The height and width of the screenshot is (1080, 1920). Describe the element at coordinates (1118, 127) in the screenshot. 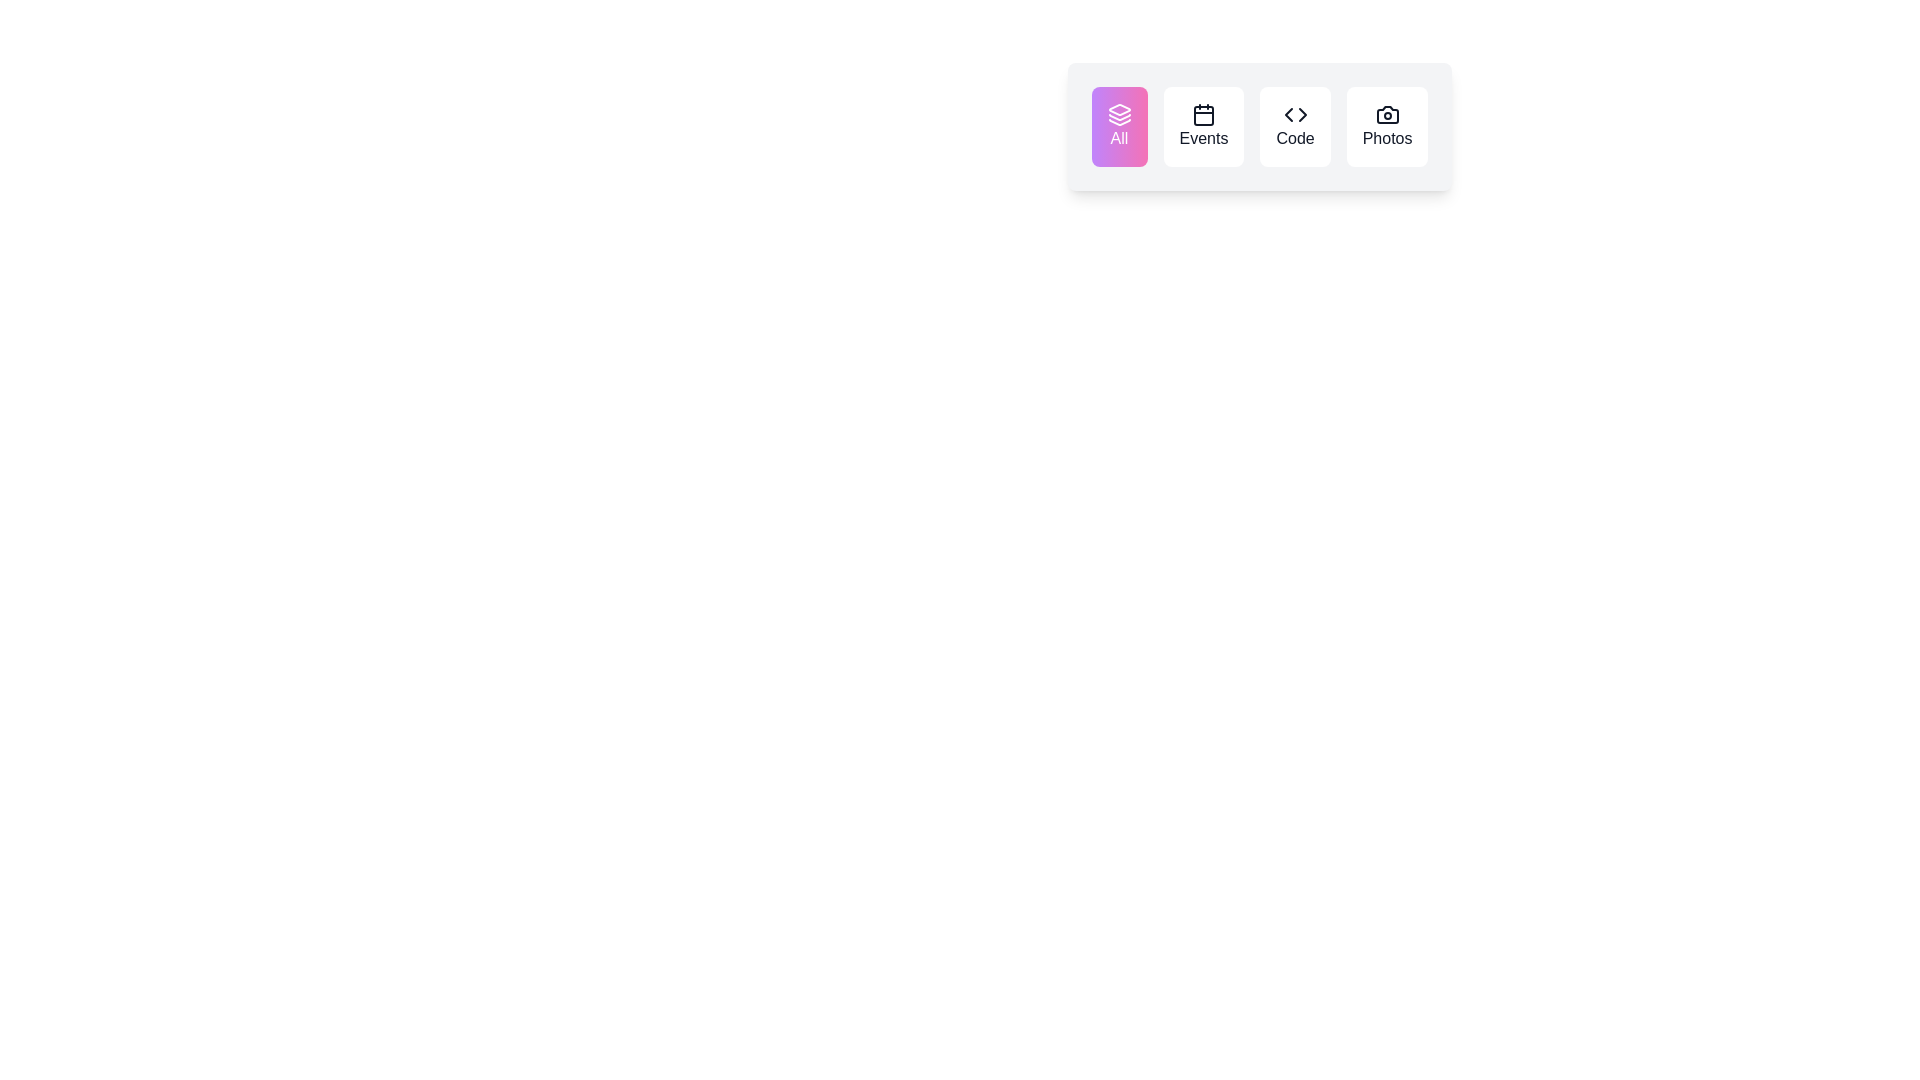

I see `the leftmost button in the horizontal group of buttons for keyboard navigation` at that location.